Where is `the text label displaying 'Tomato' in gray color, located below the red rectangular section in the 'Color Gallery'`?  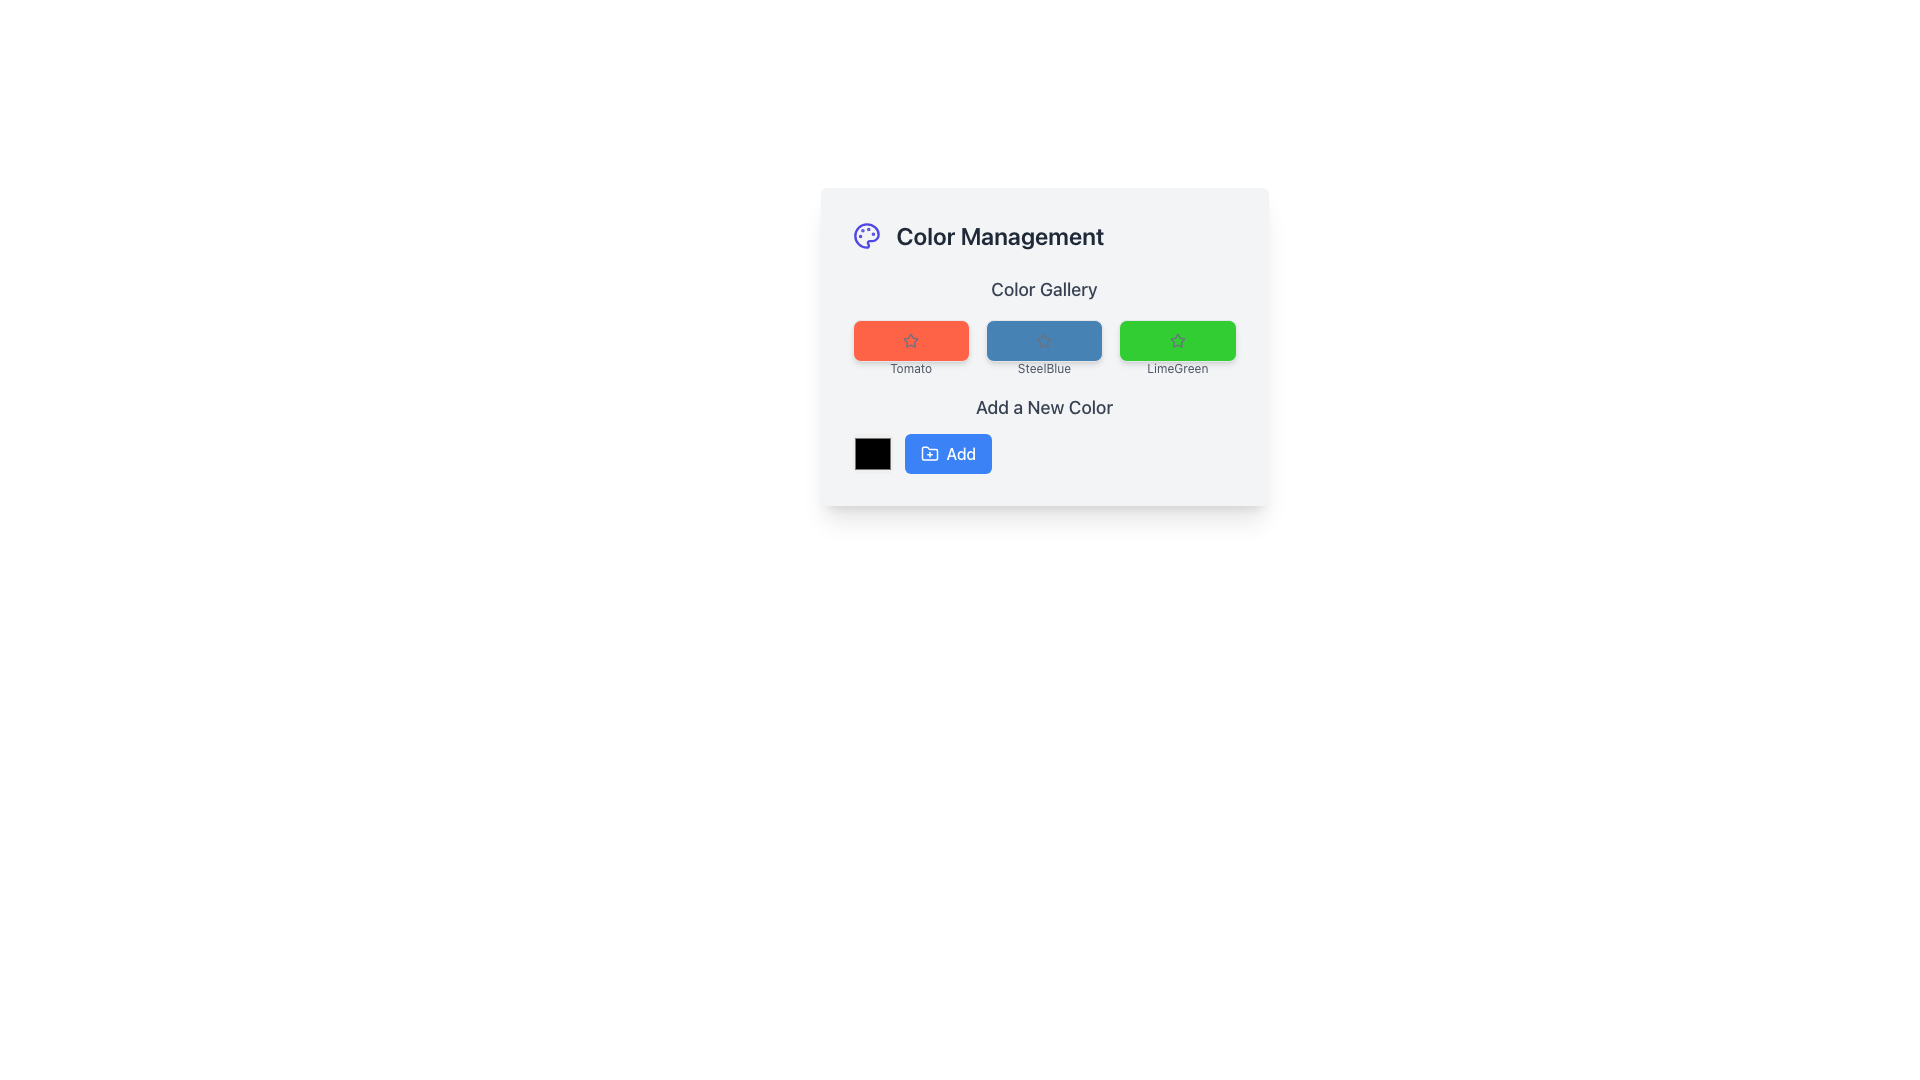
the text label displaying 'Tomato' in gray color, located below the red rectangular section in the 'Color Gallery' is located at coordinates (910, 369).